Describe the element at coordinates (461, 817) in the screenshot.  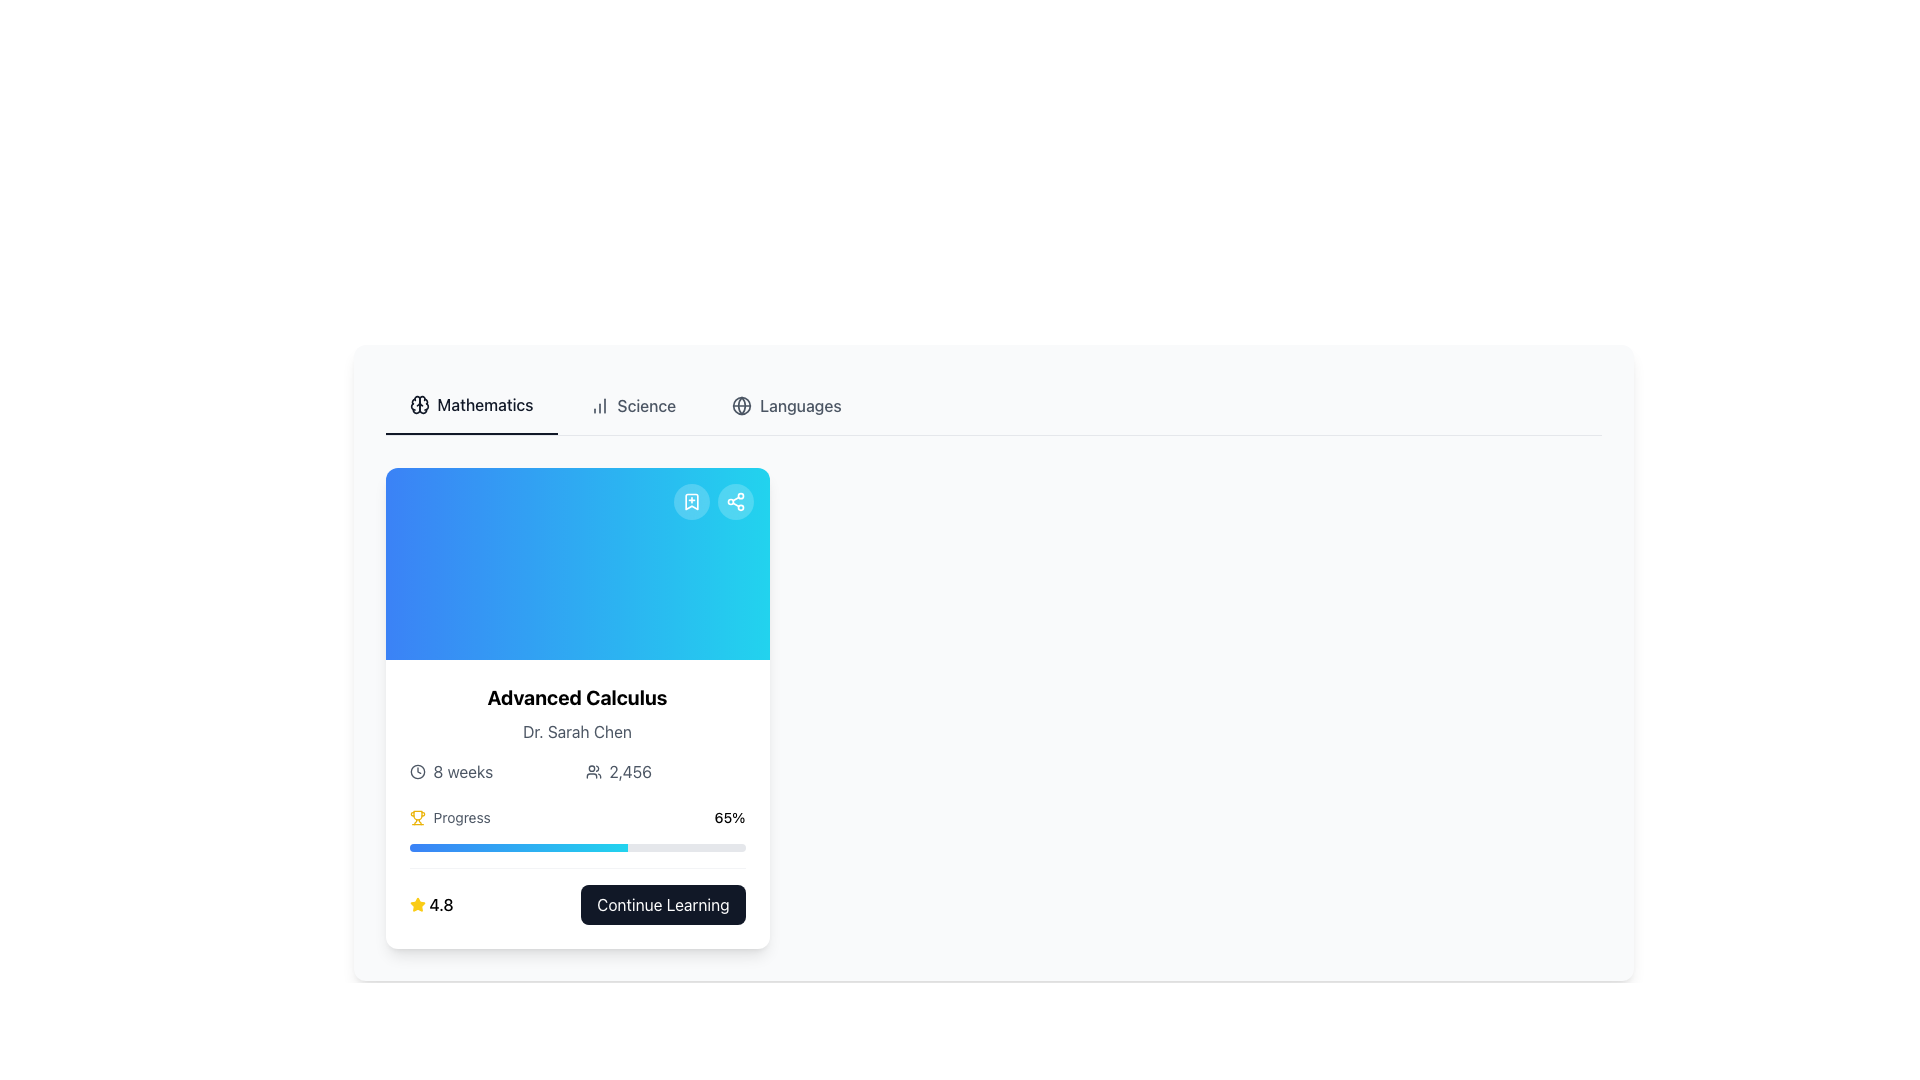
I see `the text label that describes the nearby progress bar, positioned to the right of a trophy icon and above a progress bar within the 'Advanced Calculus' card` at that location.